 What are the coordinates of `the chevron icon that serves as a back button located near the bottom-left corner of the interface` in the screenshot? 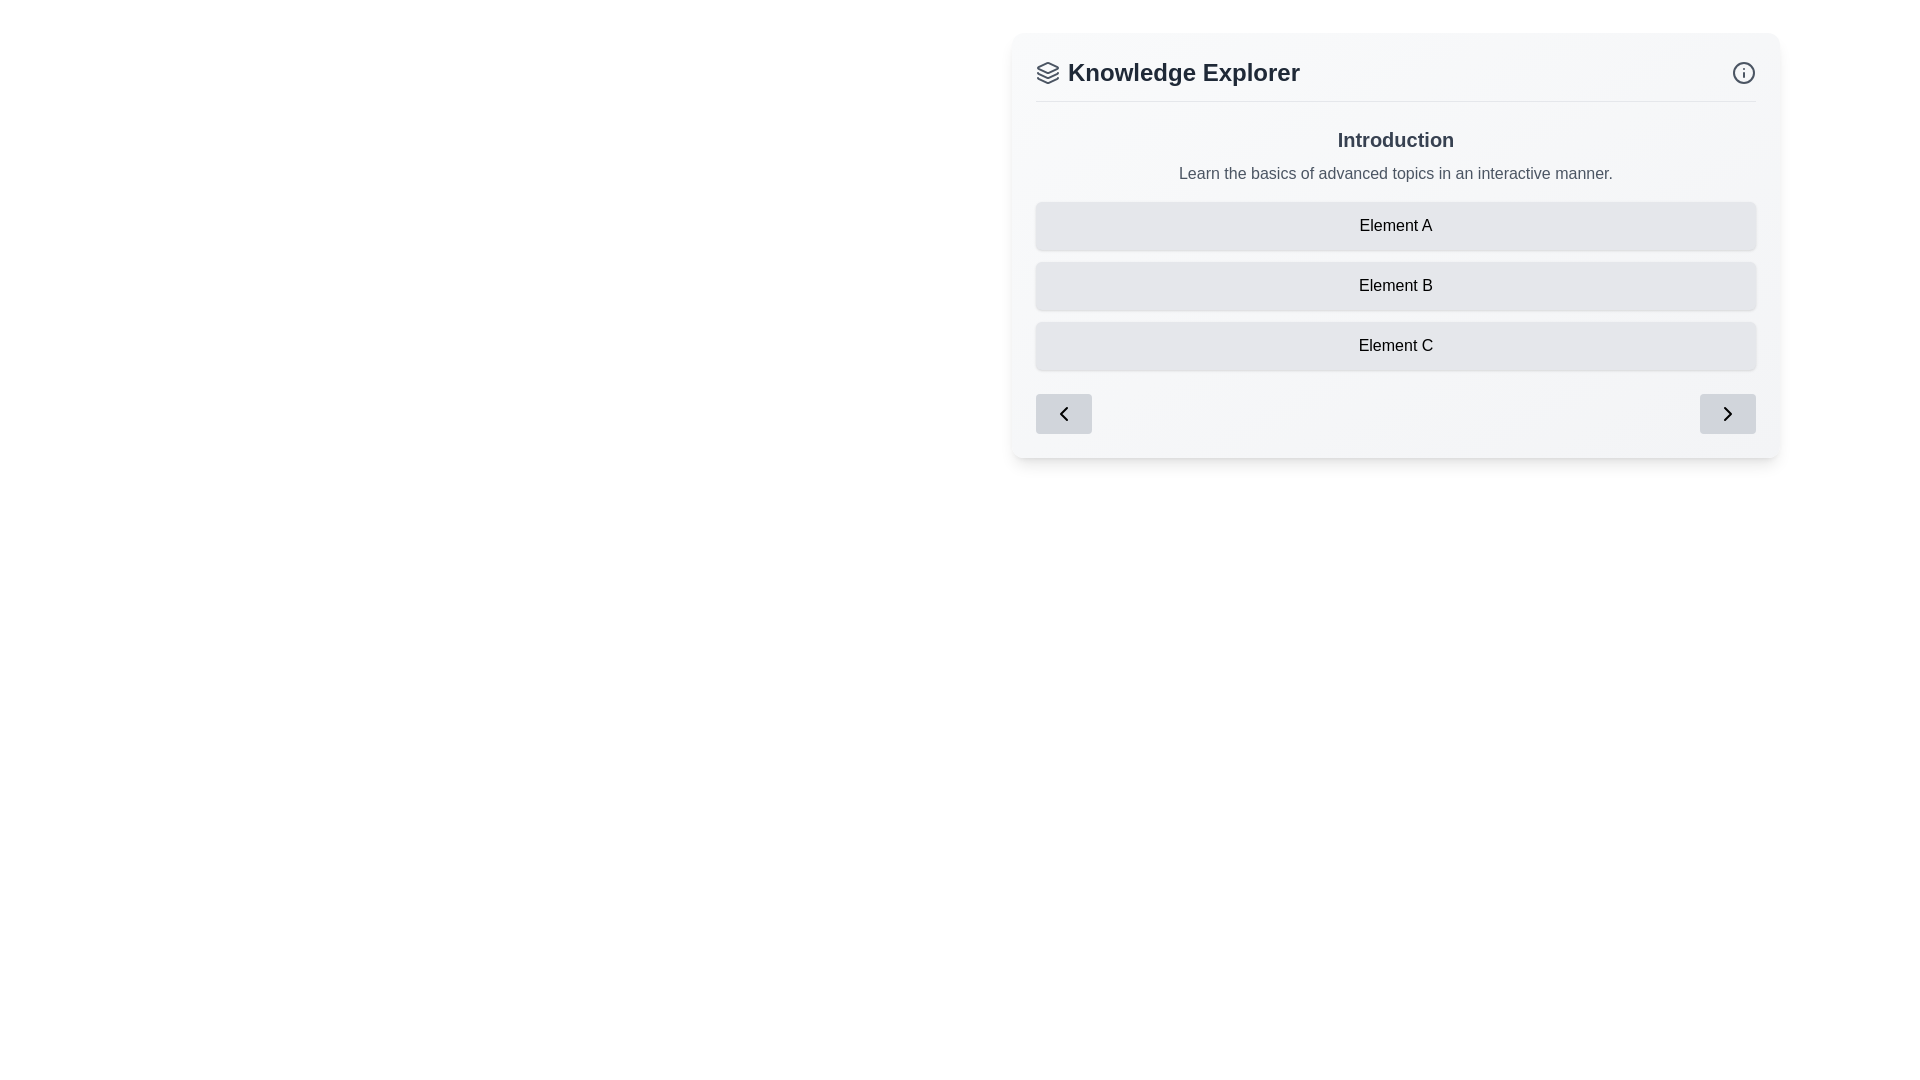 It's located at (1063, 412).